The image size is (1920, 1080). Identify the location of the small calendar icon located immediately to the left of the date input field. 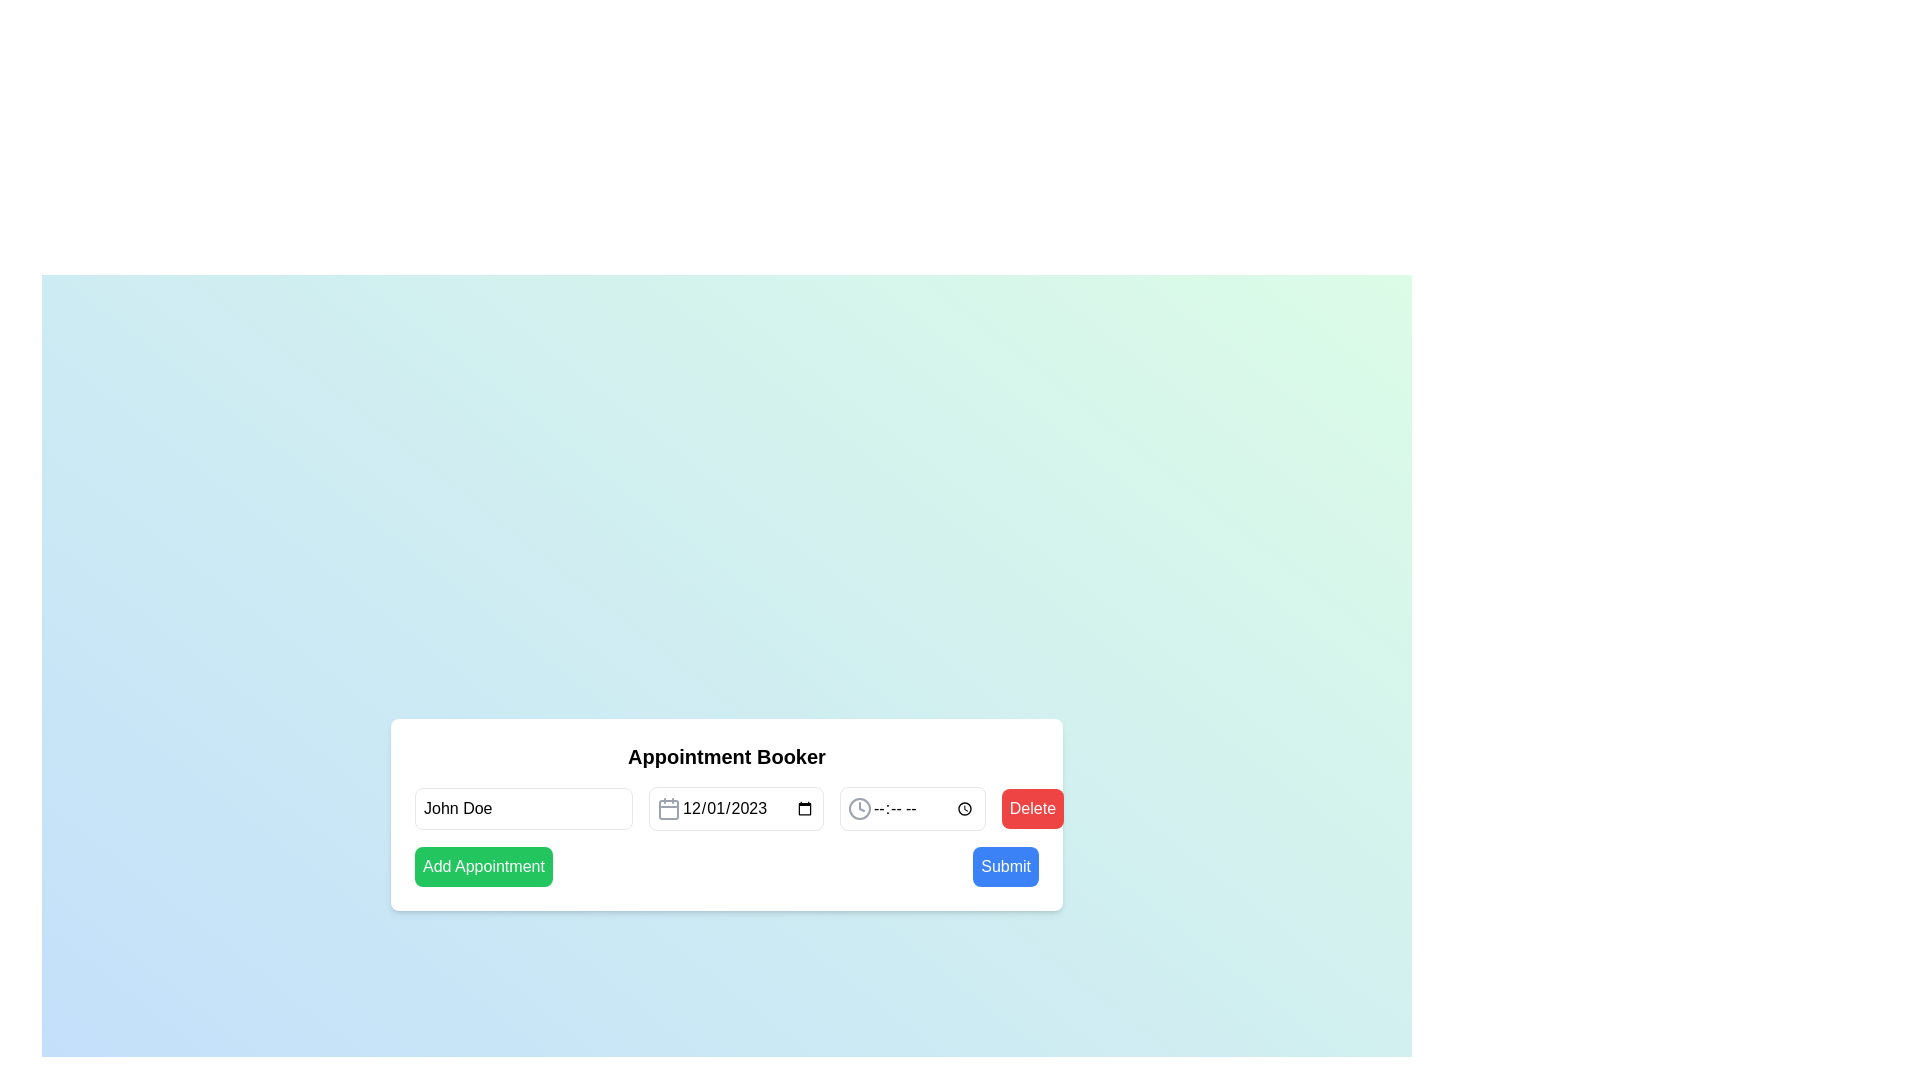
(668, 808).